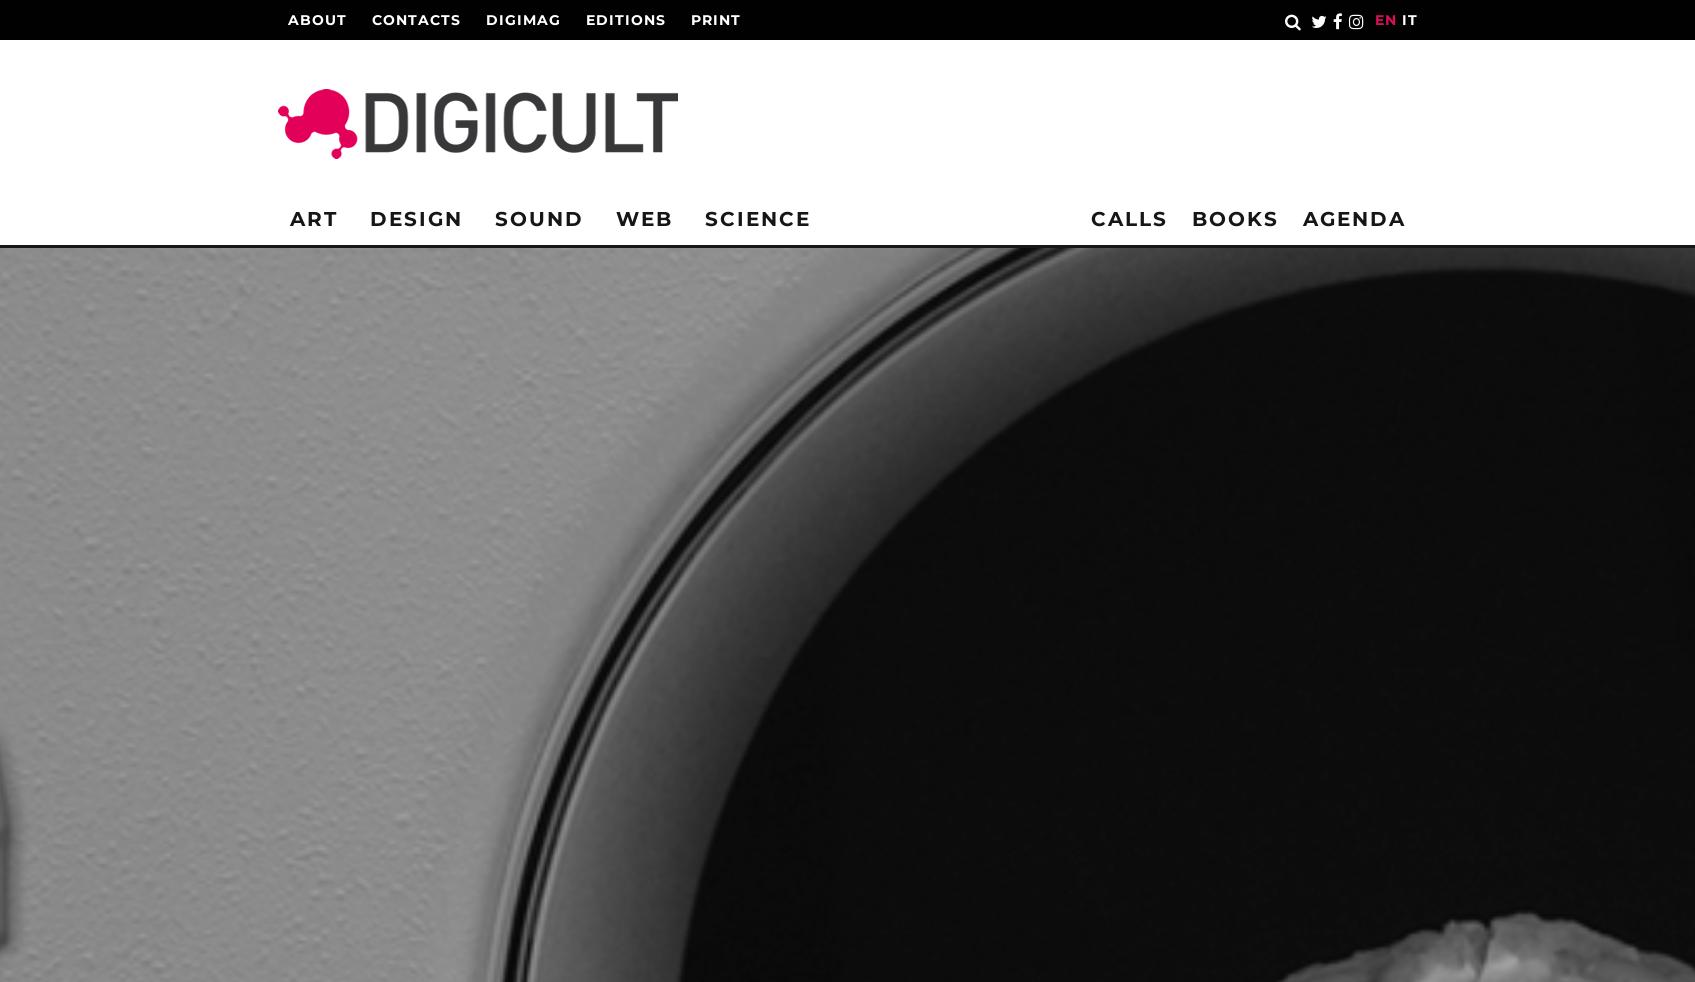  I want to click on 'About', so click(316, 19).